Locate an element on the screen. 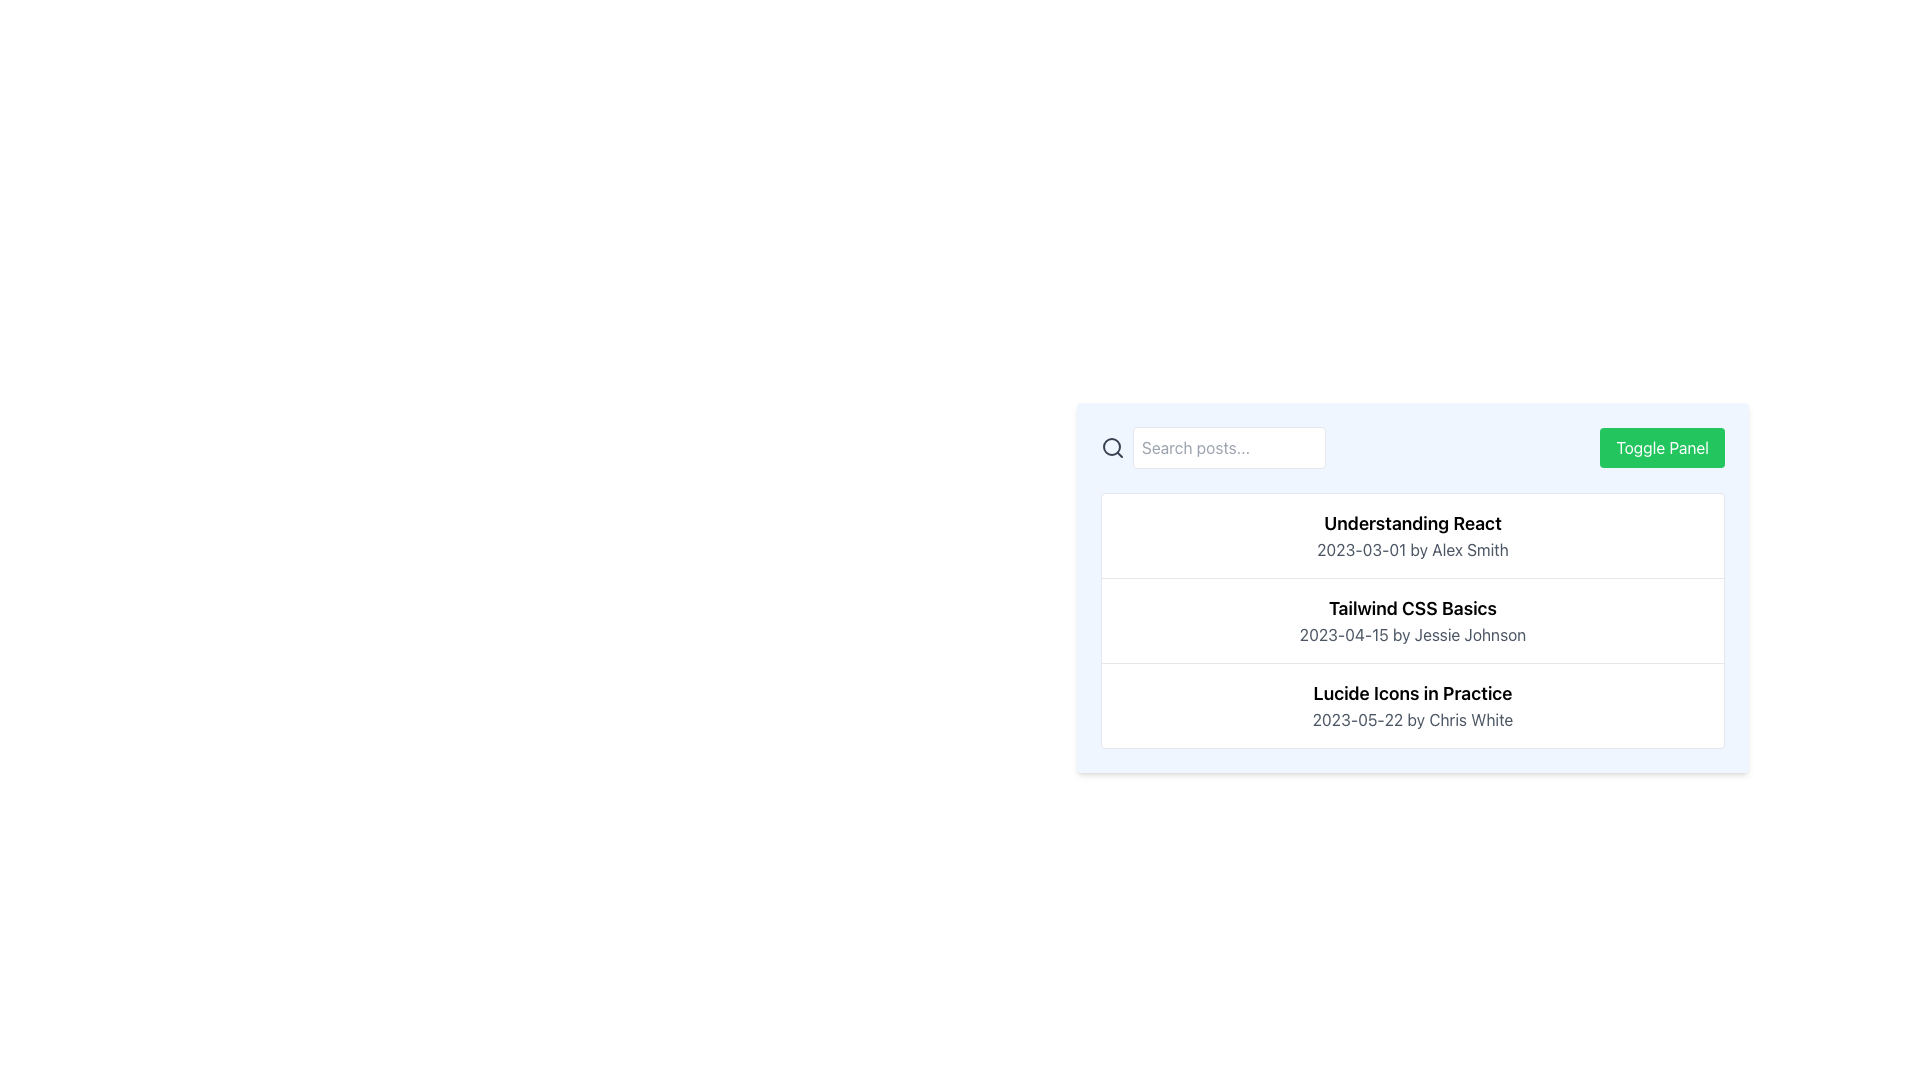 The width and height of the screenshot is (1920, 1080). the text label 'Understanding React' is located at coordinates (1411, 523).